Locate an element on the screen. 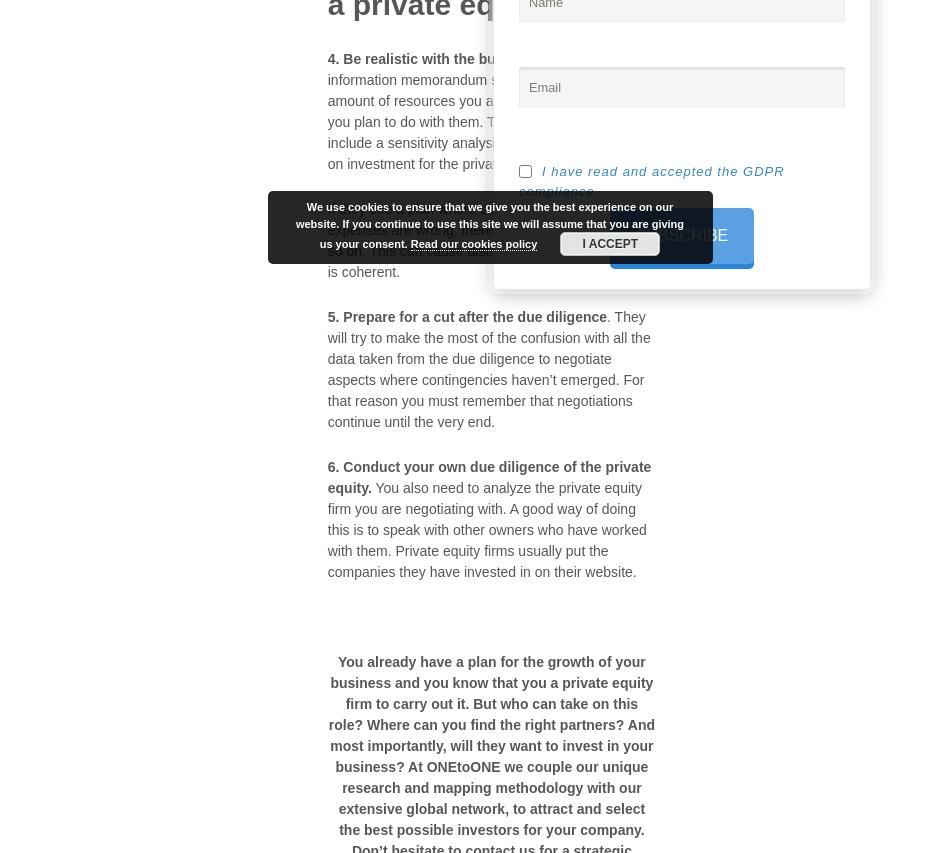  'We use cookies to ensure that we give you the best experience on our website. If you continue to use this site we will assume that you are giving us your consent.' is located at coordinates (489, 224).